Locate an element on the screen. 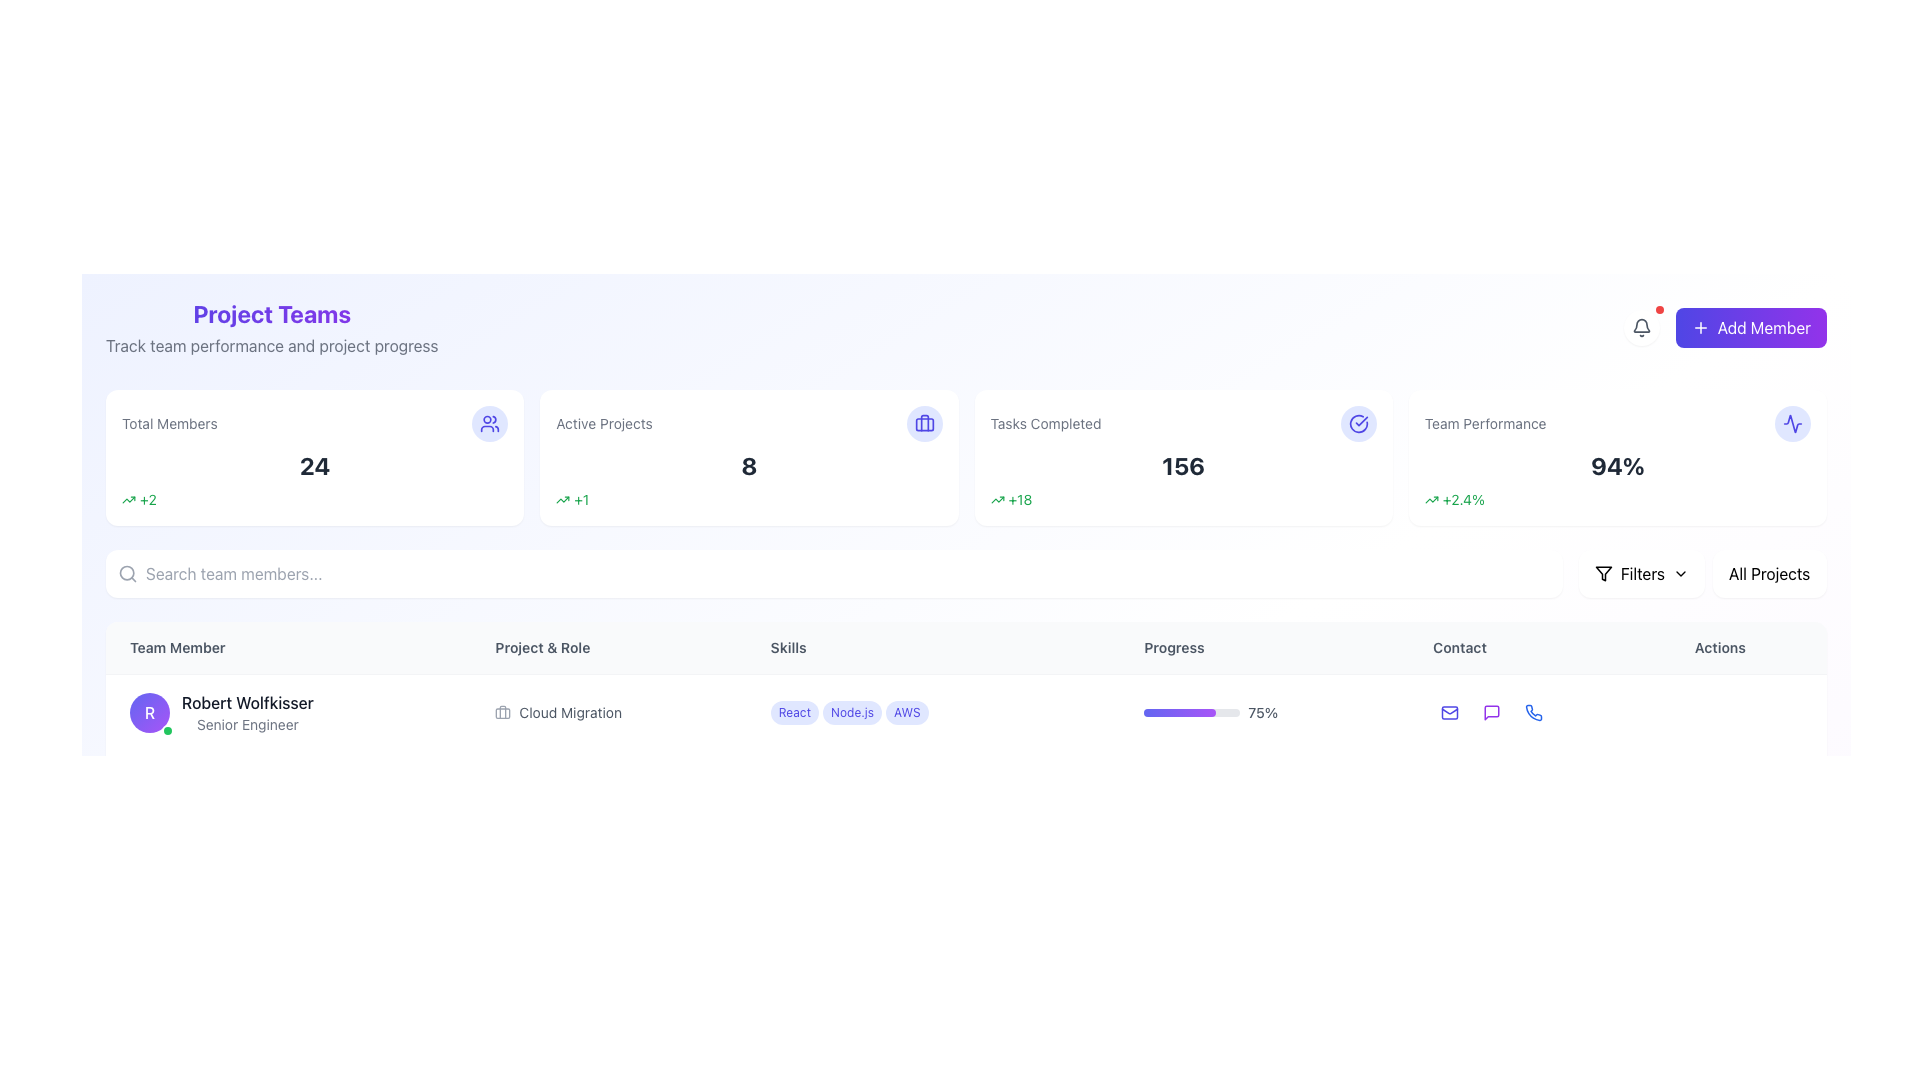  the profile information display of the team member, which includes their name, designation, and avatar, located is located at coordinates (287, 712).